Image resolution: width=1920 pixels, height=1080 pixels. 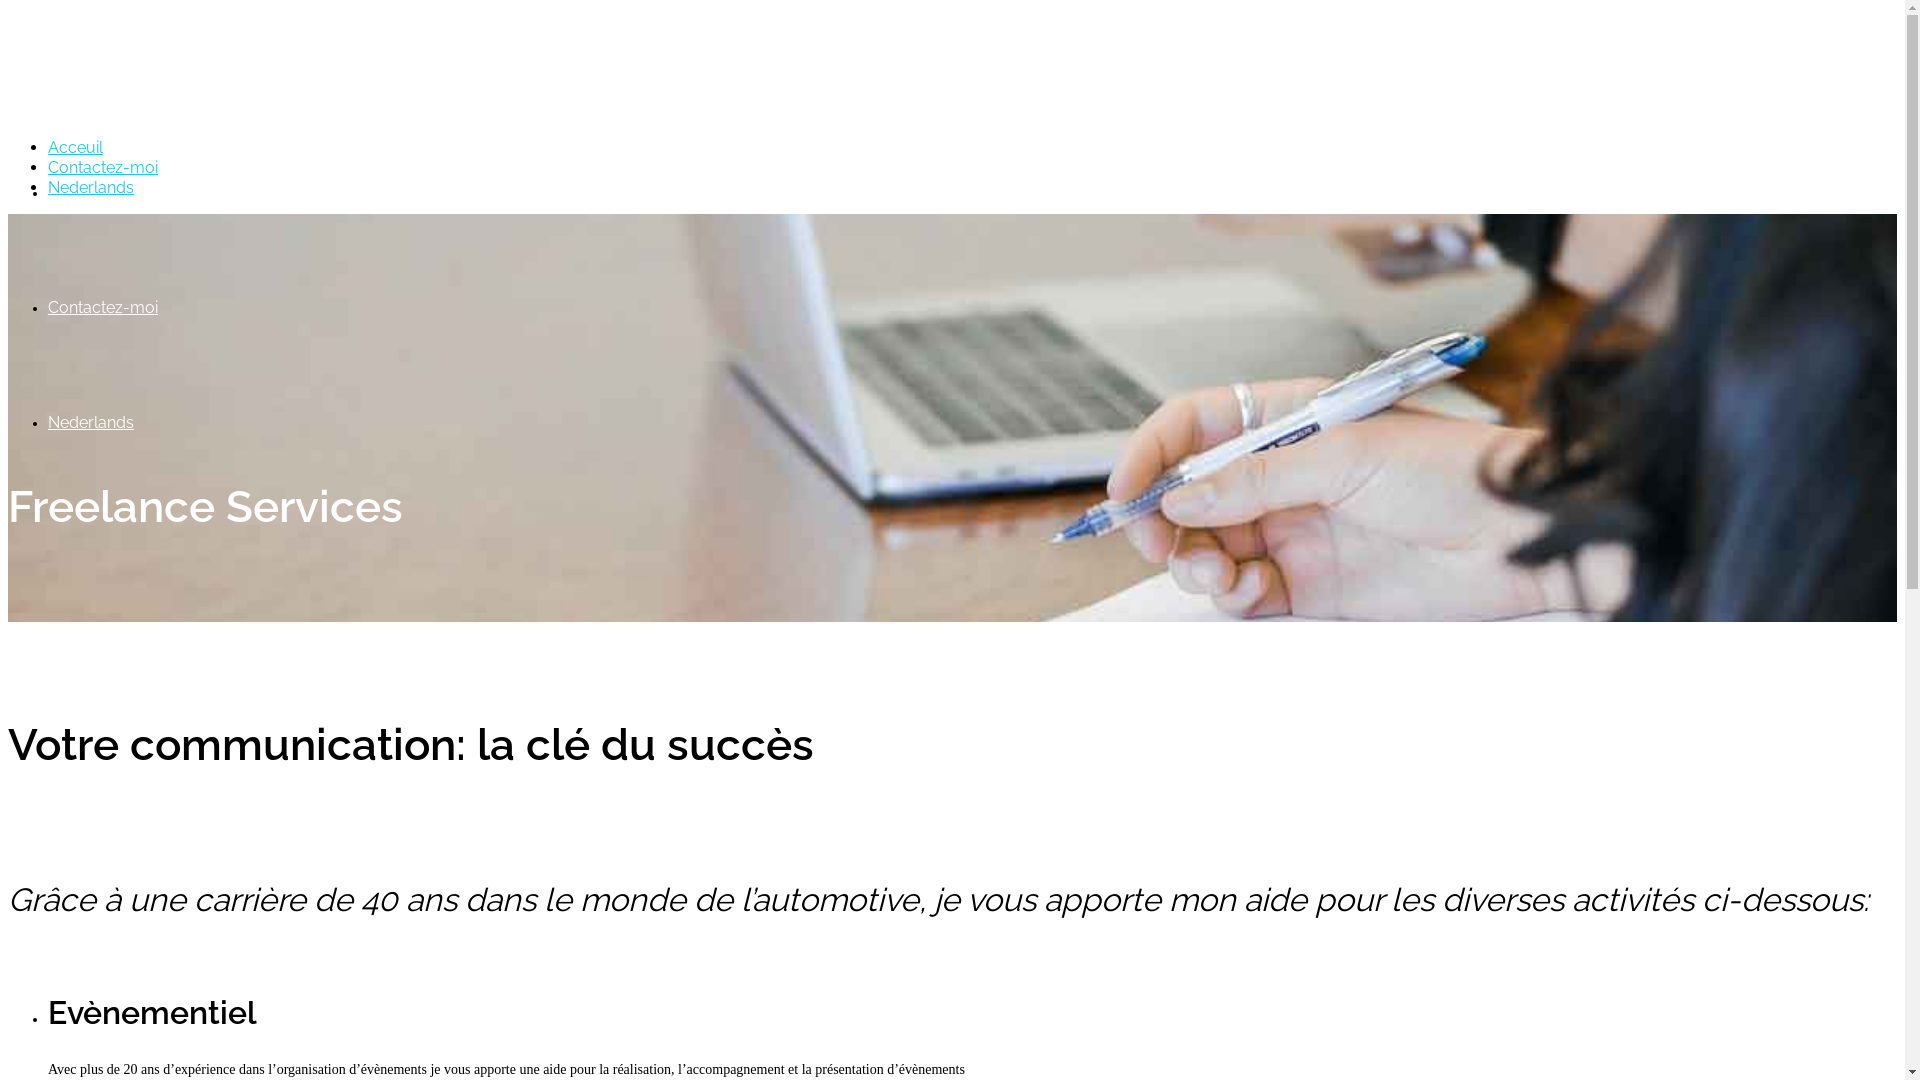 I want to click on 'Acceuil', so click(x=75, y=192).